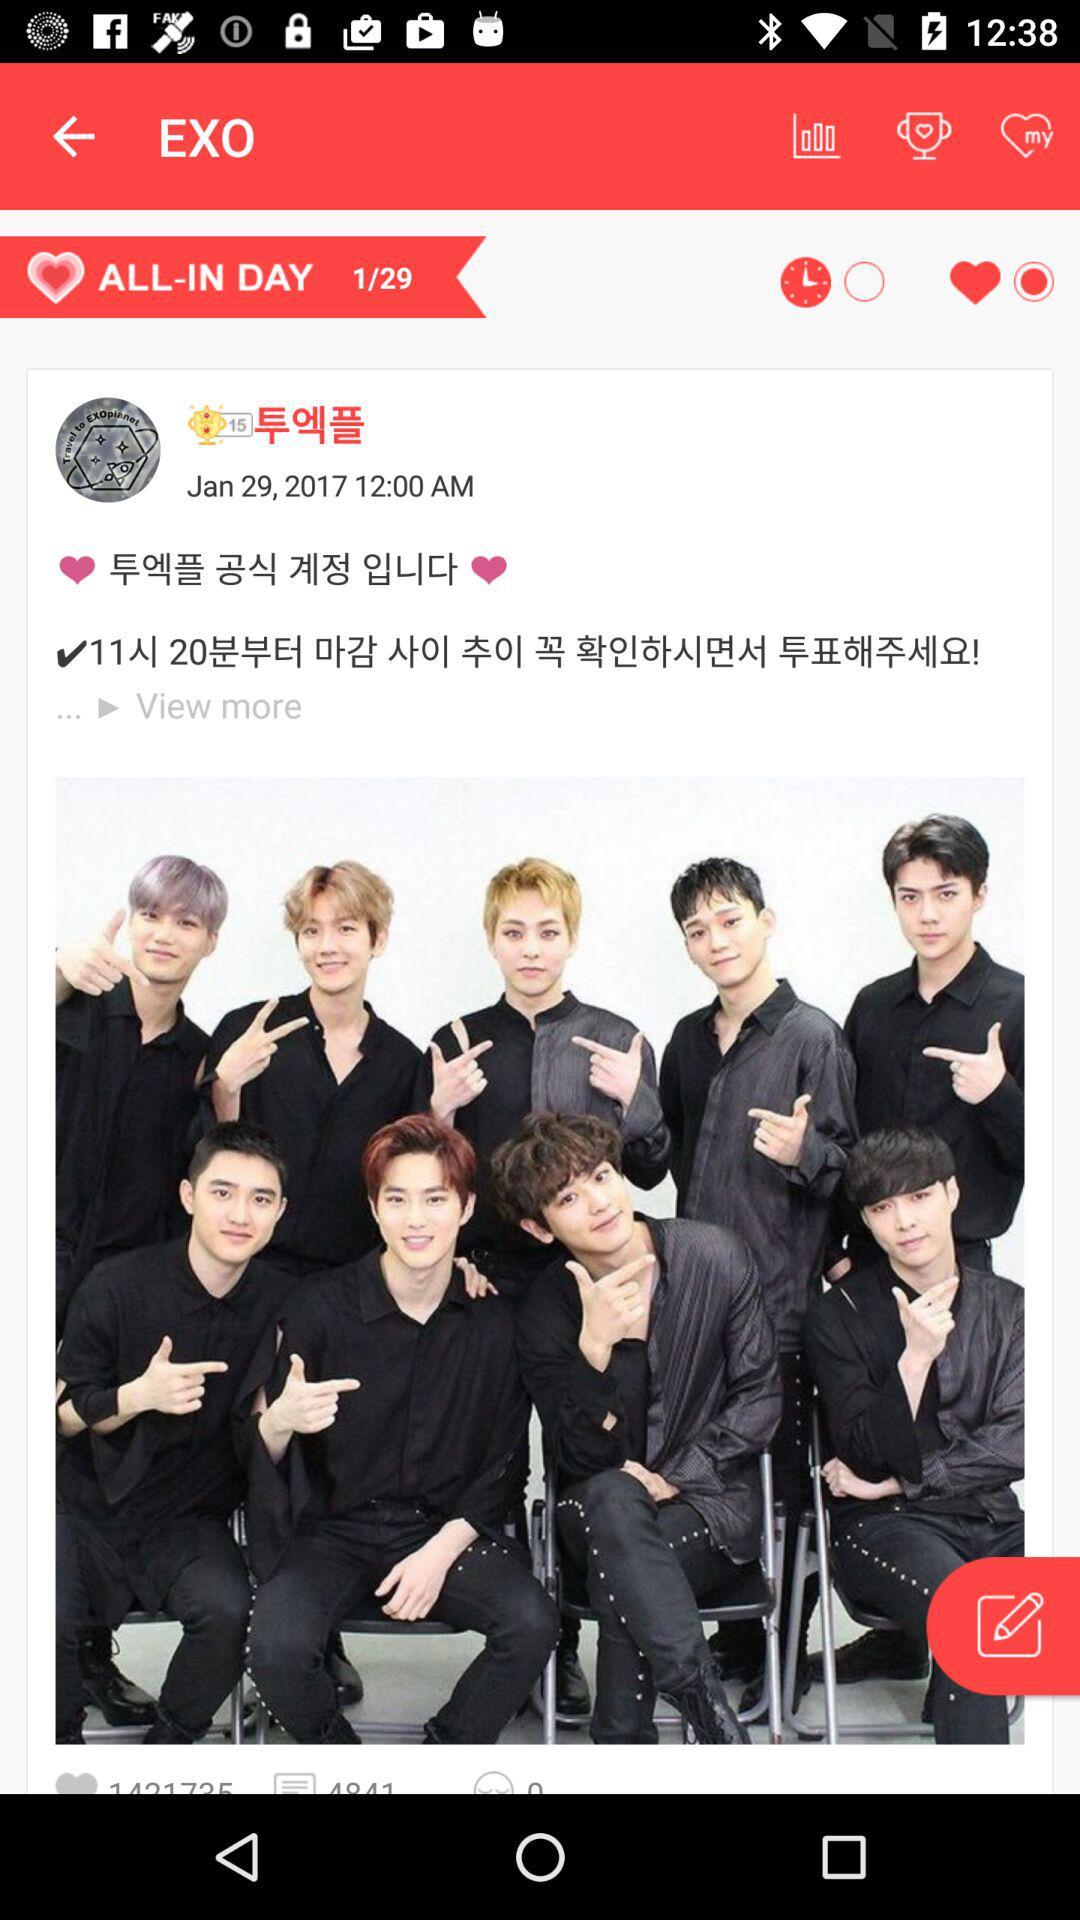 The width and height of the screenshot is (1080, 1920). What do you see at coordinates (540, 1259) in the screenshot?
I see `image` at bounding box center [540, 1259].